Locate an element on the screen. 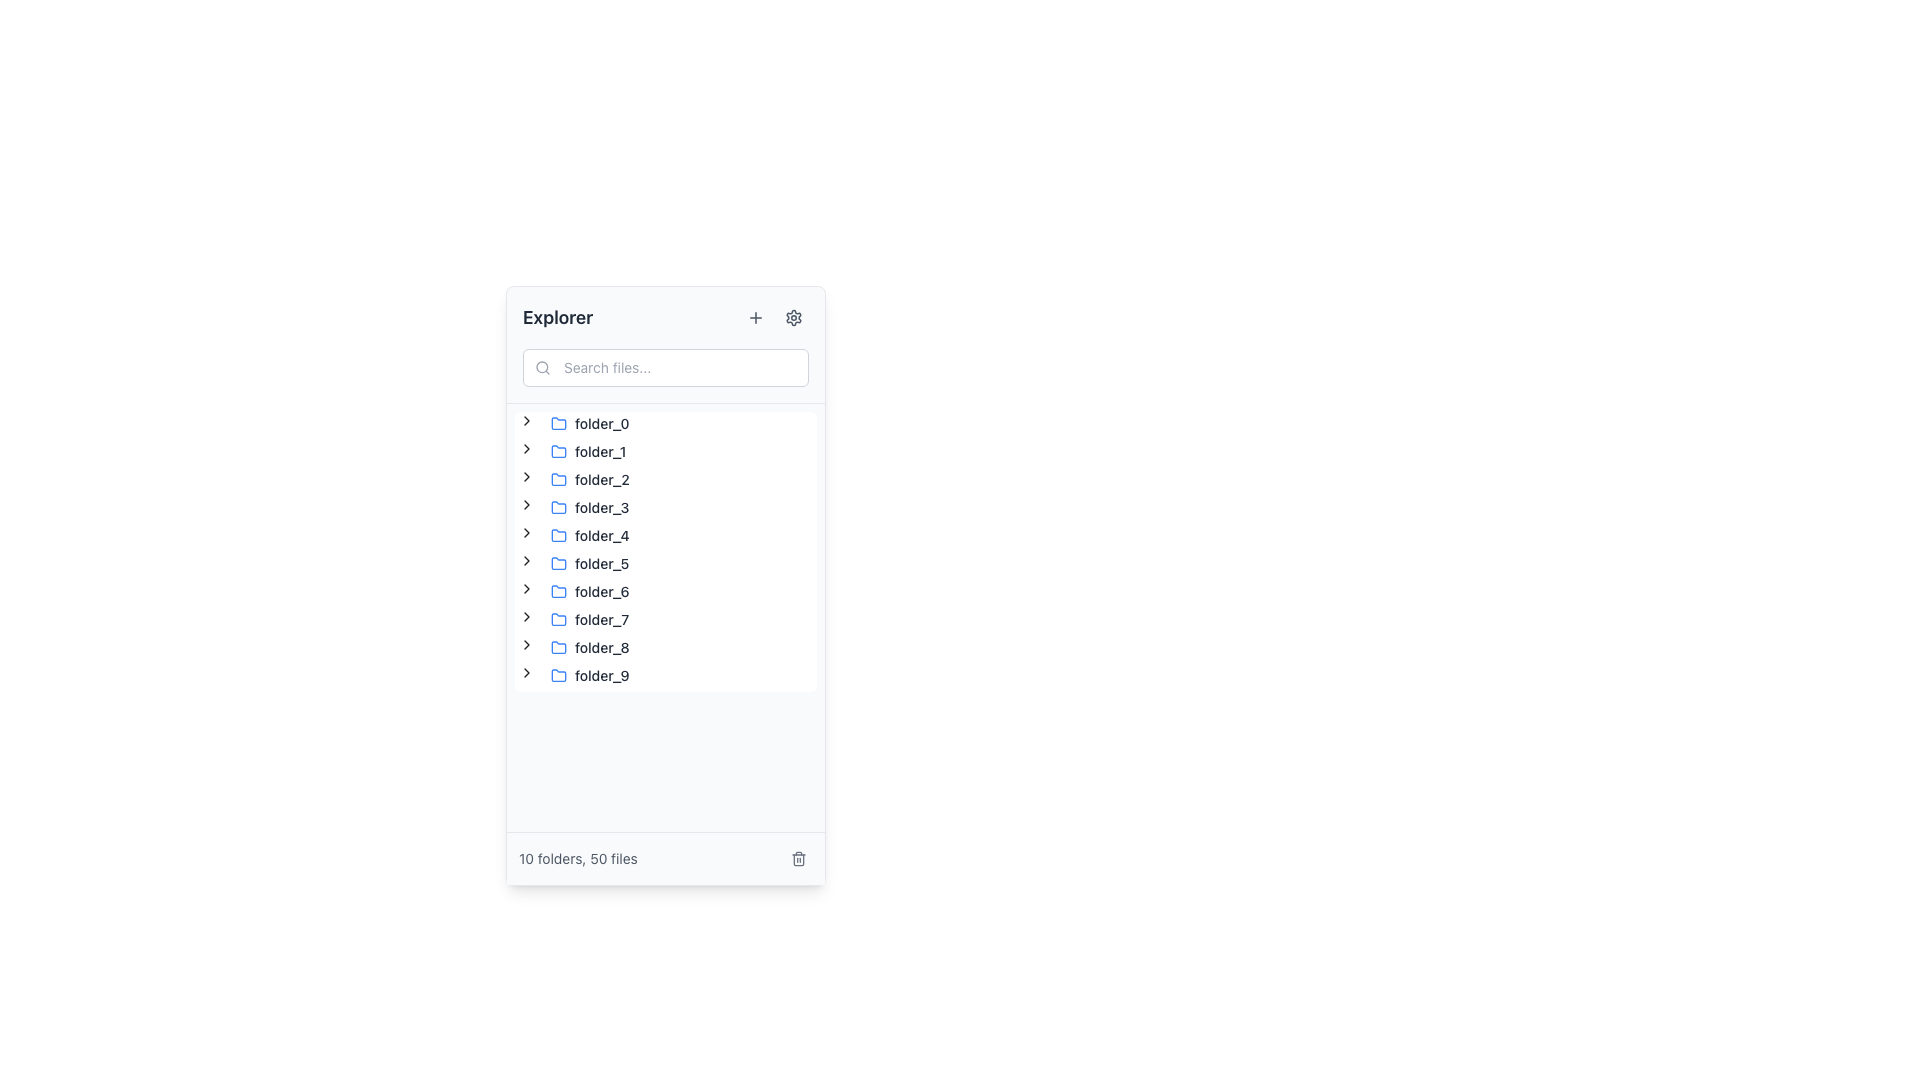 This screenshot has width=1920, height=1080. the text label representing the folder named 'folder_3' is located at coordinates (600, 507).